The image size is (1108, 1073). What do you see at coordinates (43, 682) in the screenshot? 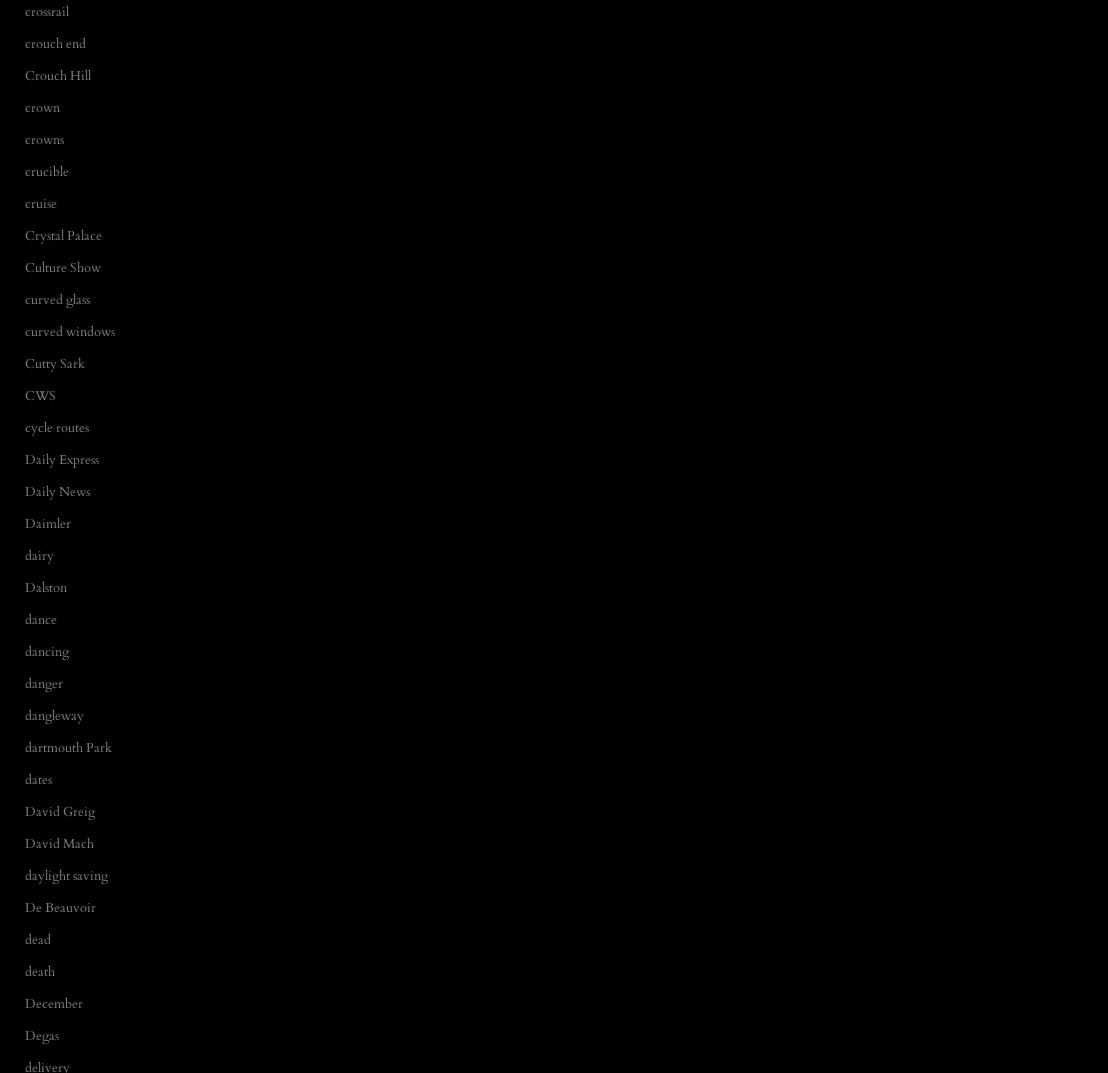
I see `'danger'` at bounding box center [43, 682].